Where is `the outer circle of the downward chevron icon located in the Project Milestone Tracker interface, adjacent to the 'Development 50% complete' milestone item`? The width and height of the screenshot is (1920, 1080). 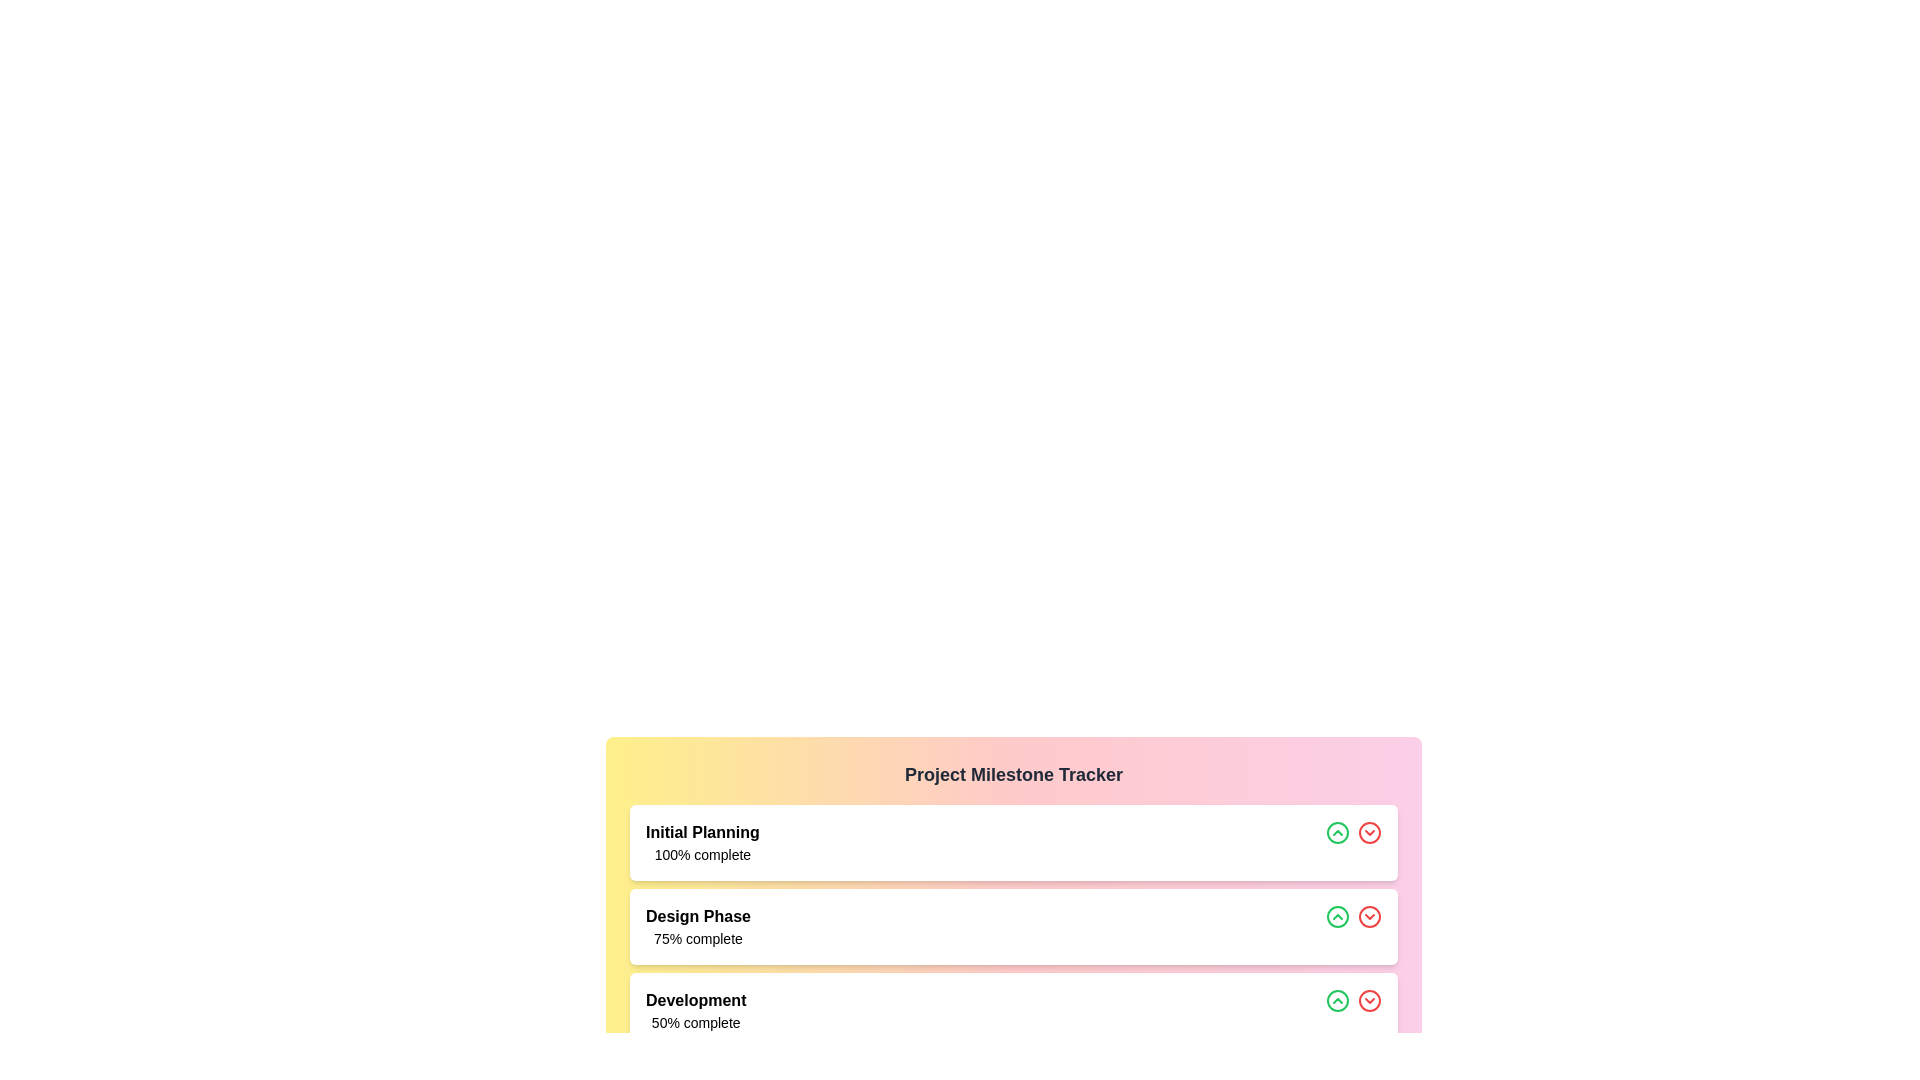
the outer circle of the downward chevron icon located in the Project Milestone Tracker interface, adjacent to the 'Development 50% complete' milestone item is located at coordinates (1368, 1001).